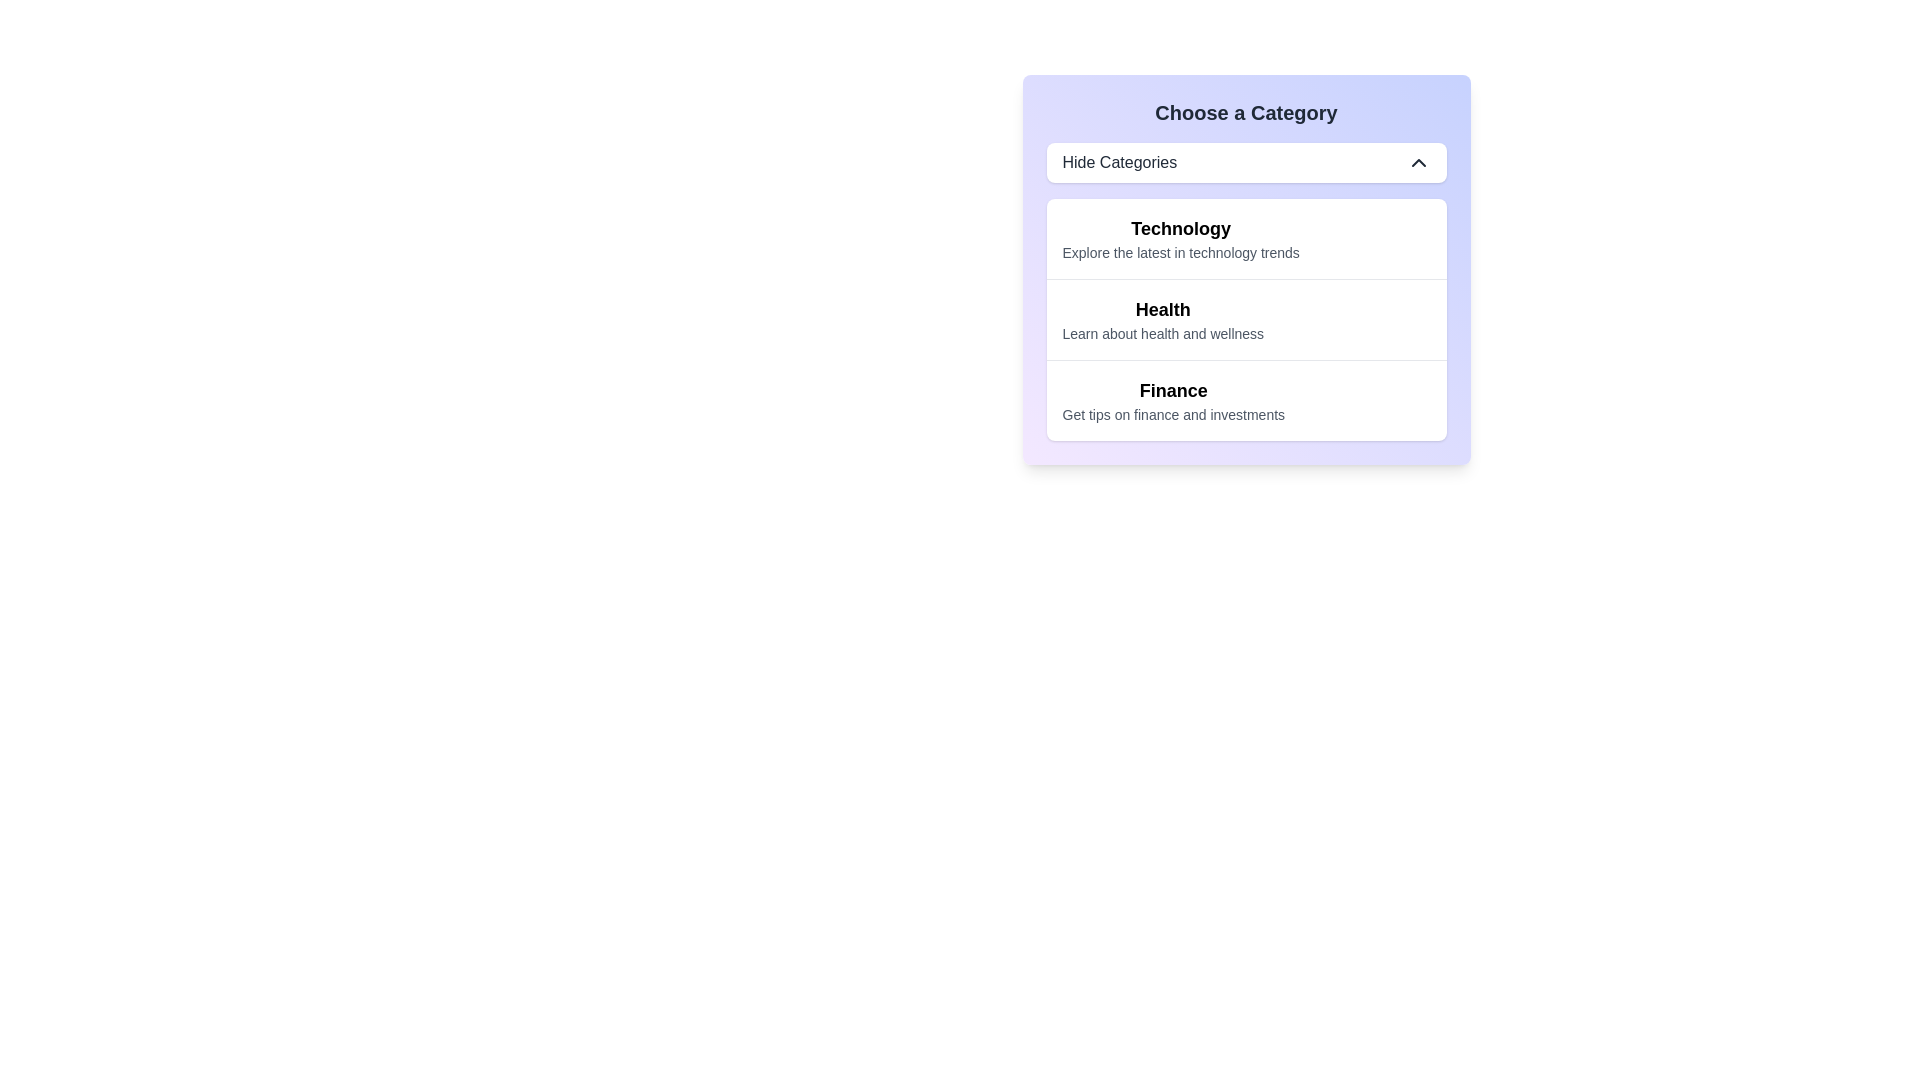 The image size is (1920, 1080). What do you see at coordinates (1173, 414) in the screenshot?
I see `the subtitle text element styled with a smaller font size and gray color located beneath the 'Finance' header in the third category card under 'Choose a Category'` at bounding box center [1173, 414].